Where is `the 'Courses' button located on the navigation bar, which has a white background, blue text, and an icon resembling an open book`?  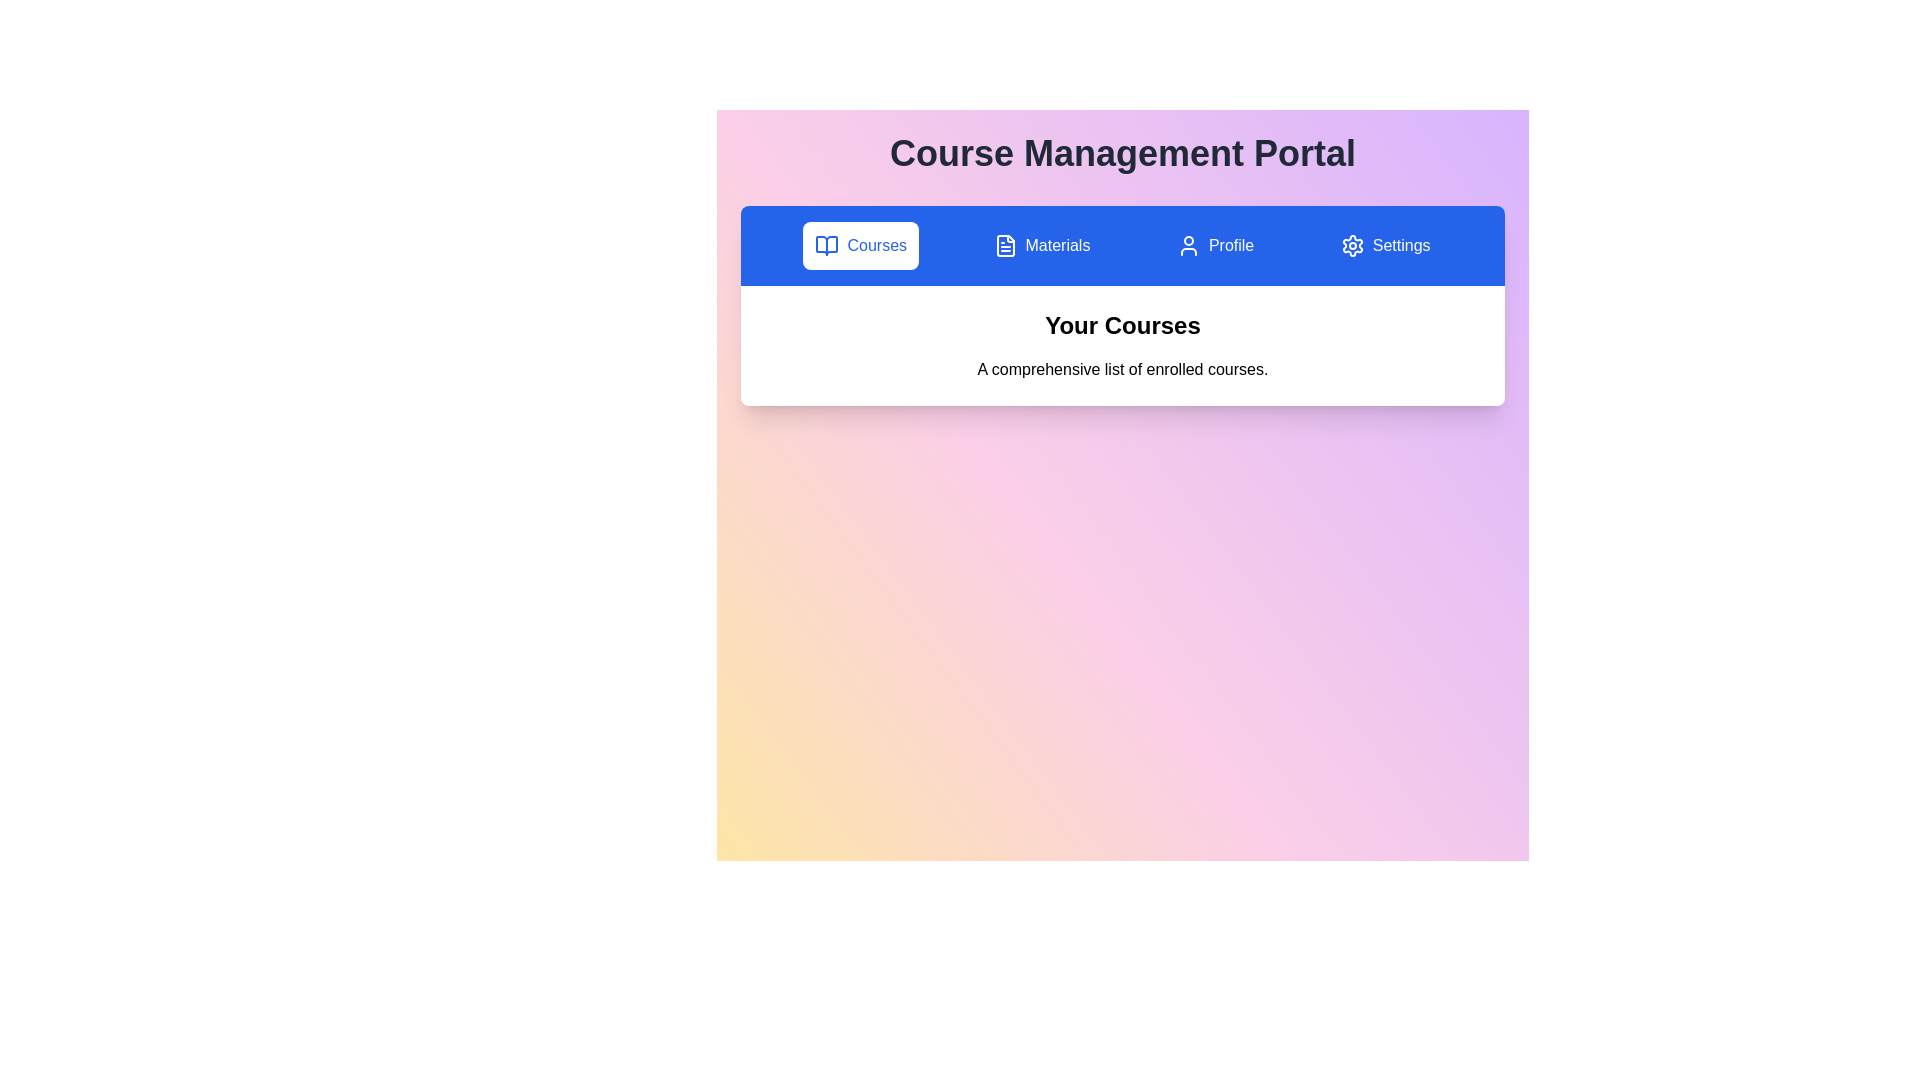
the 'Courses' button located on the navigation bar, which has a white background, blue text, and an icon resembling an open book is located at coordinates (861, 245).